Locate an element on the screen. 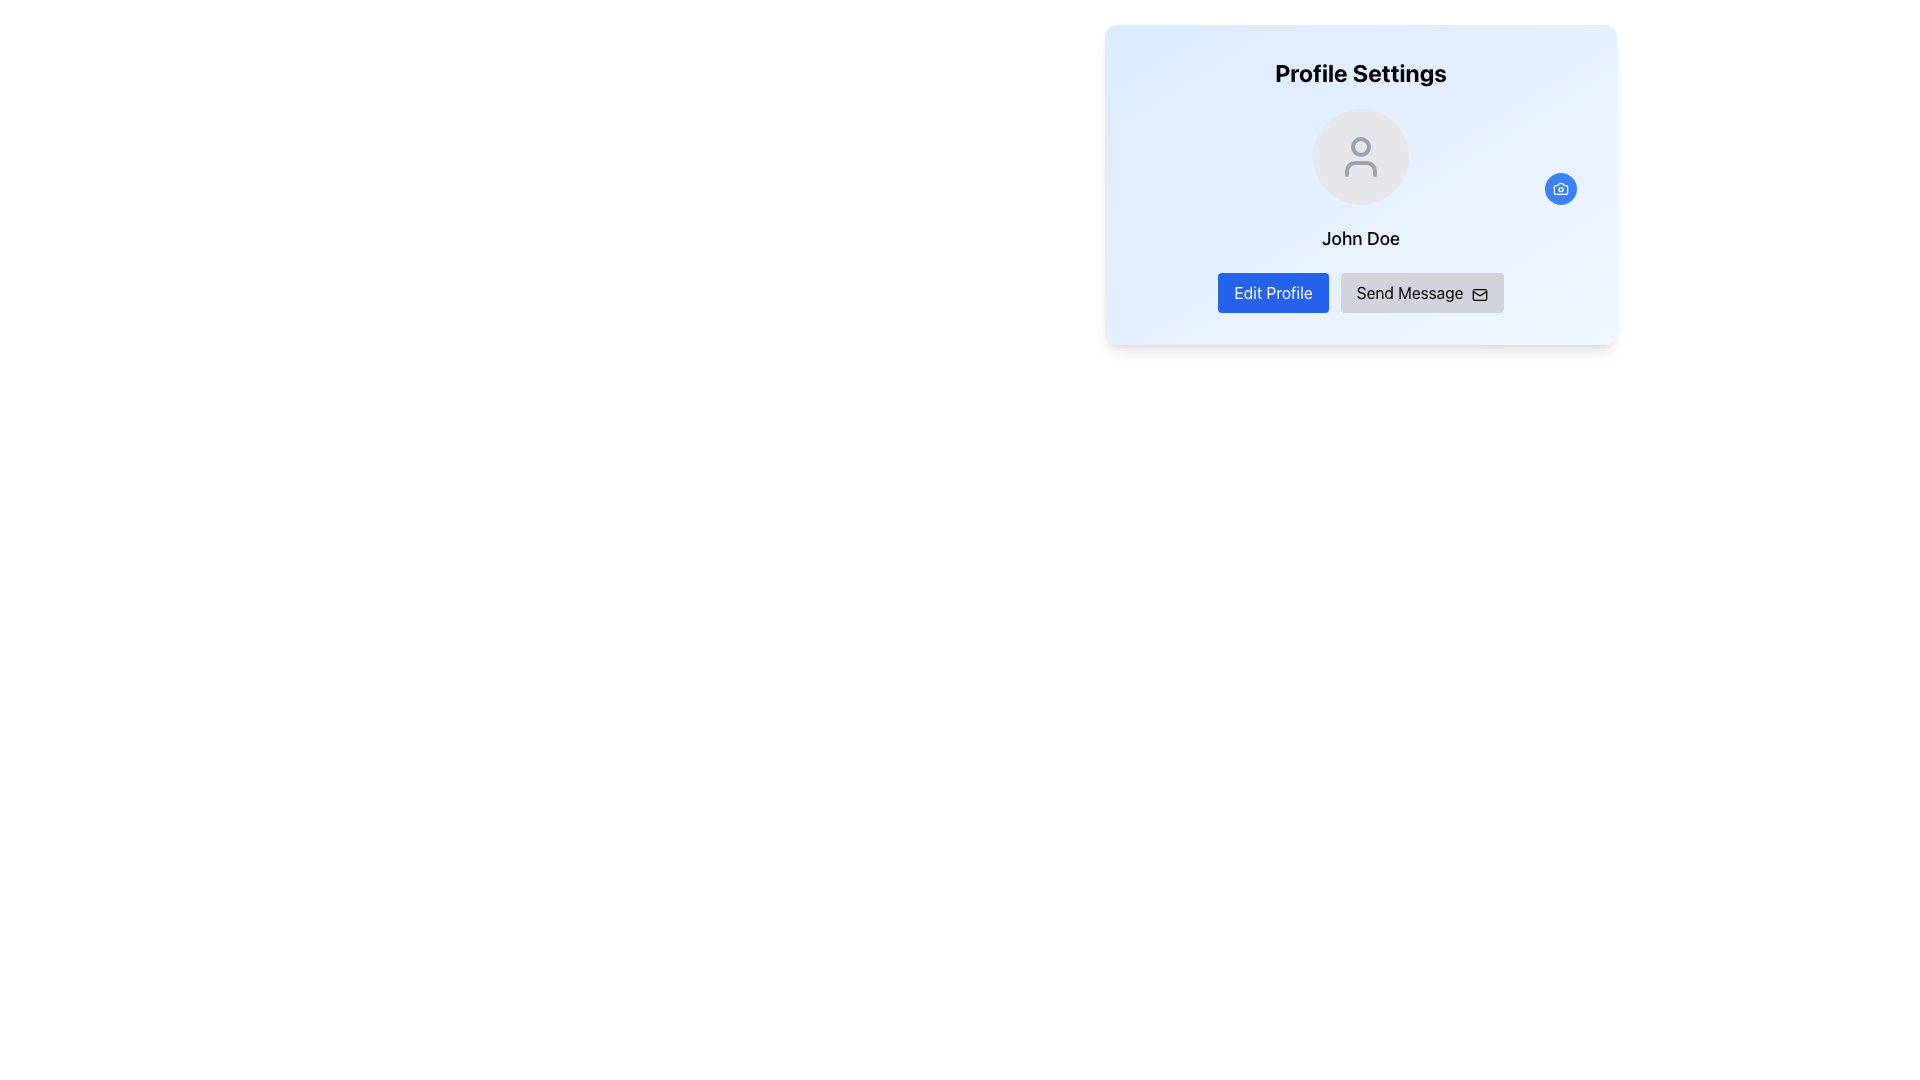 The image size is (1920, 1080). attributes of the graphical decoration inside the SVG user icon, which resembles the head of the figure in the avatar graphic located at the center of the user avatar icon is located at coordinates (1360, 145).